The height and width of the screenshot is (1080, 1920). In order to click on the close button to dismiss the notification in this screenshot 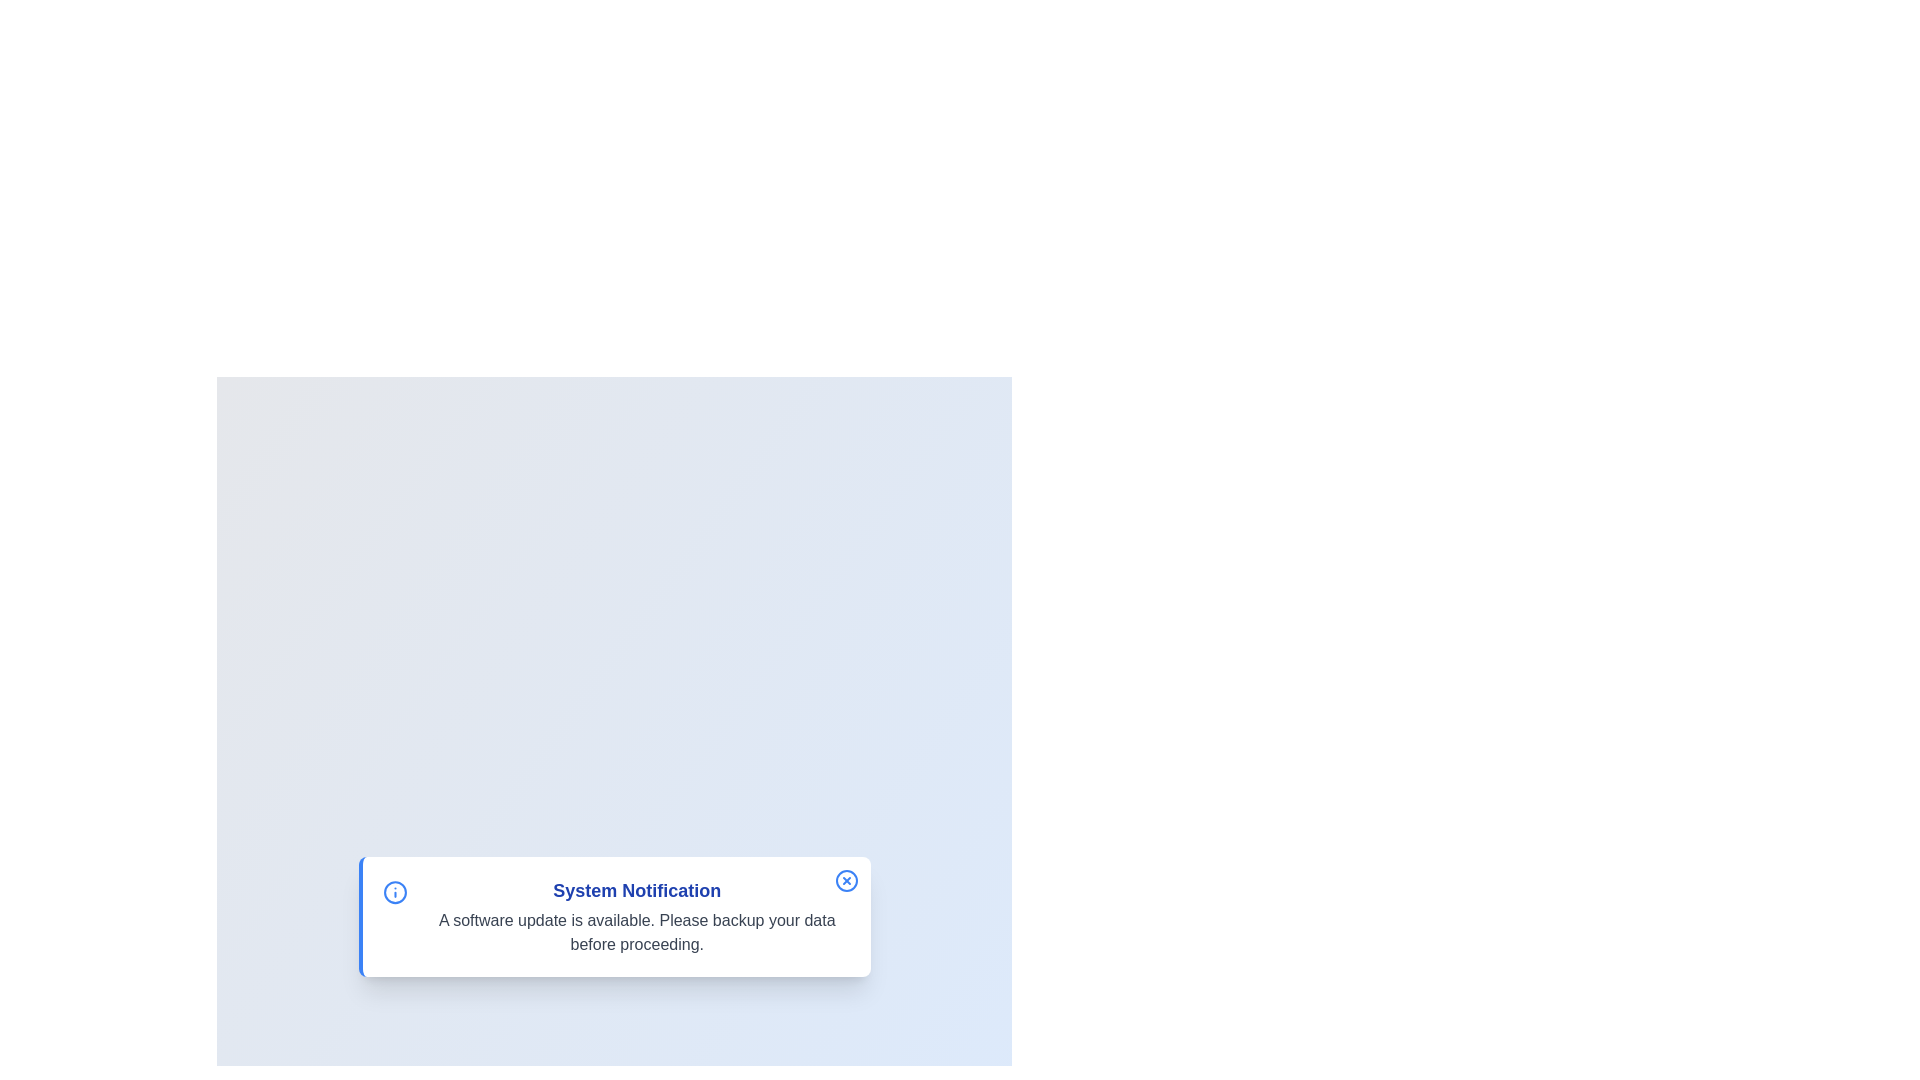, I will do `click(846, 879)`.